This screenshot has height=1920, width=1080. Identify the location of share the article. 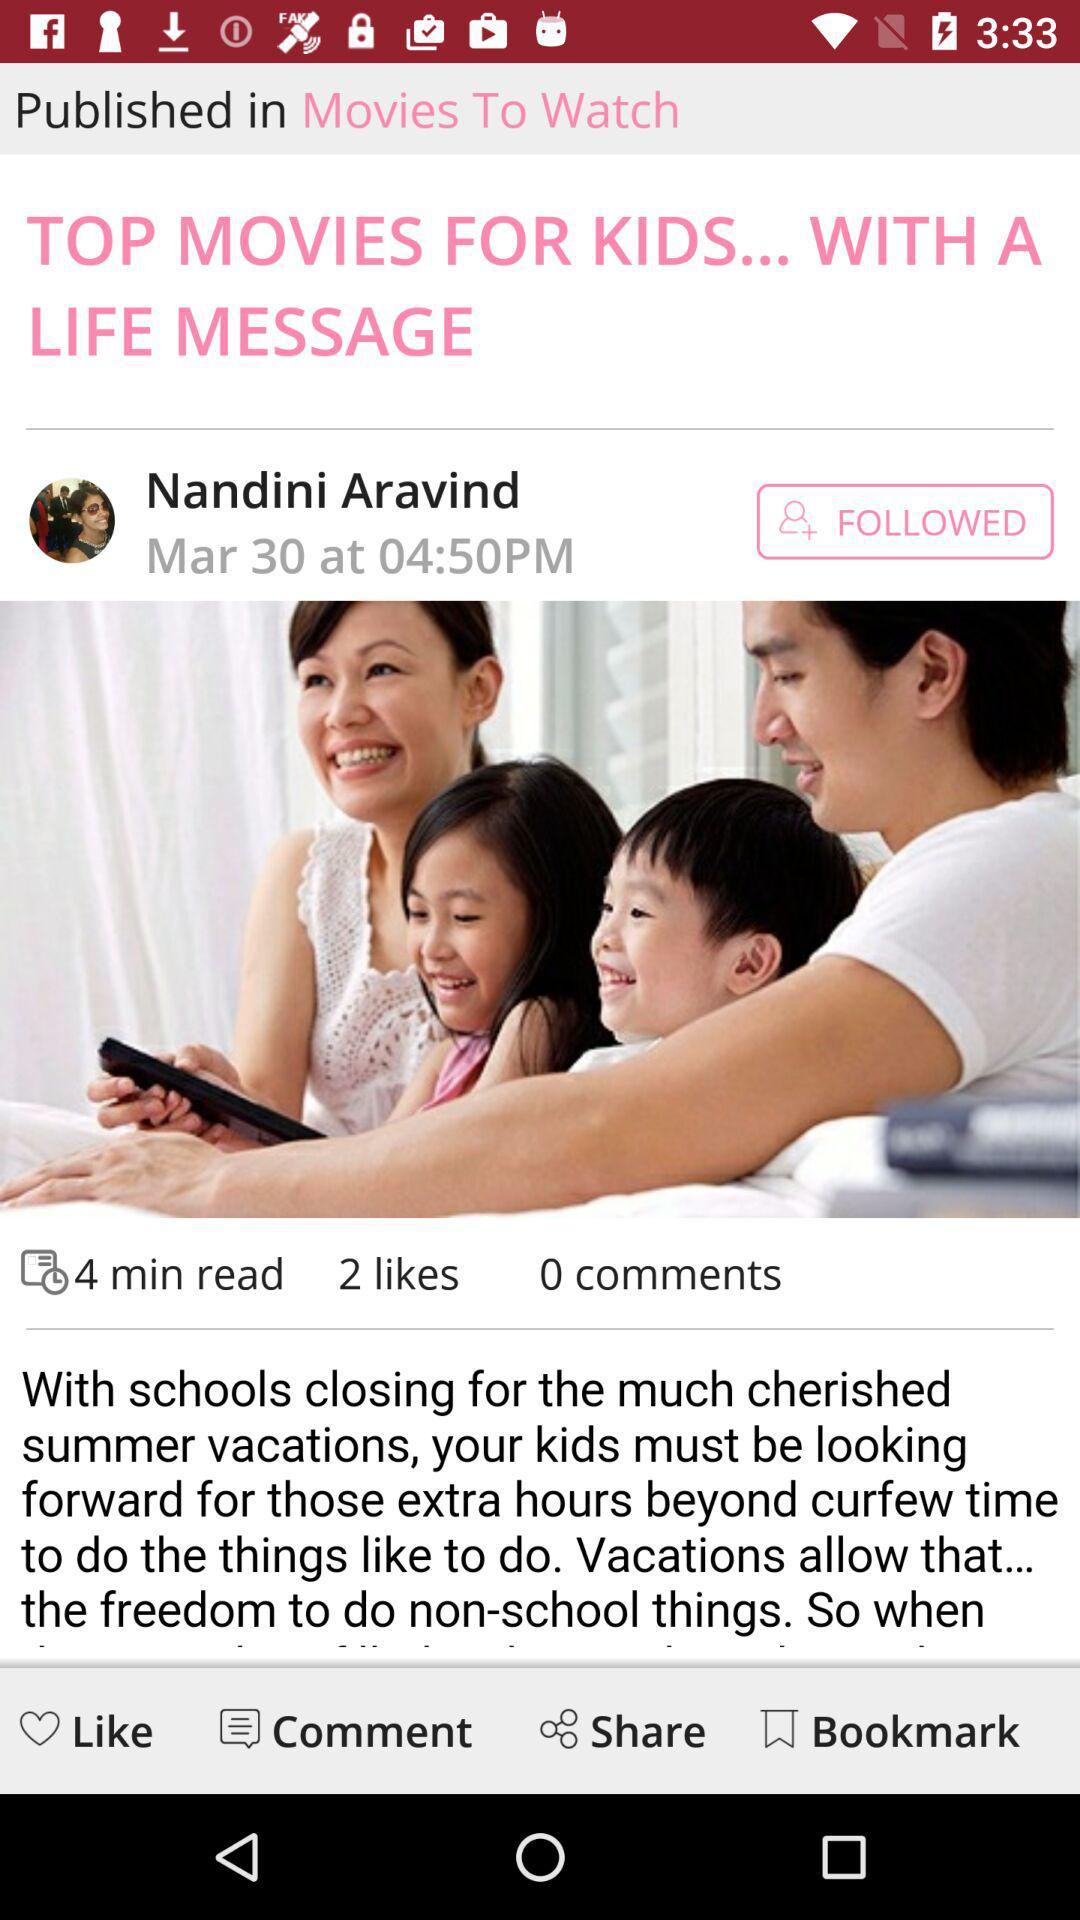
(558, 1727).